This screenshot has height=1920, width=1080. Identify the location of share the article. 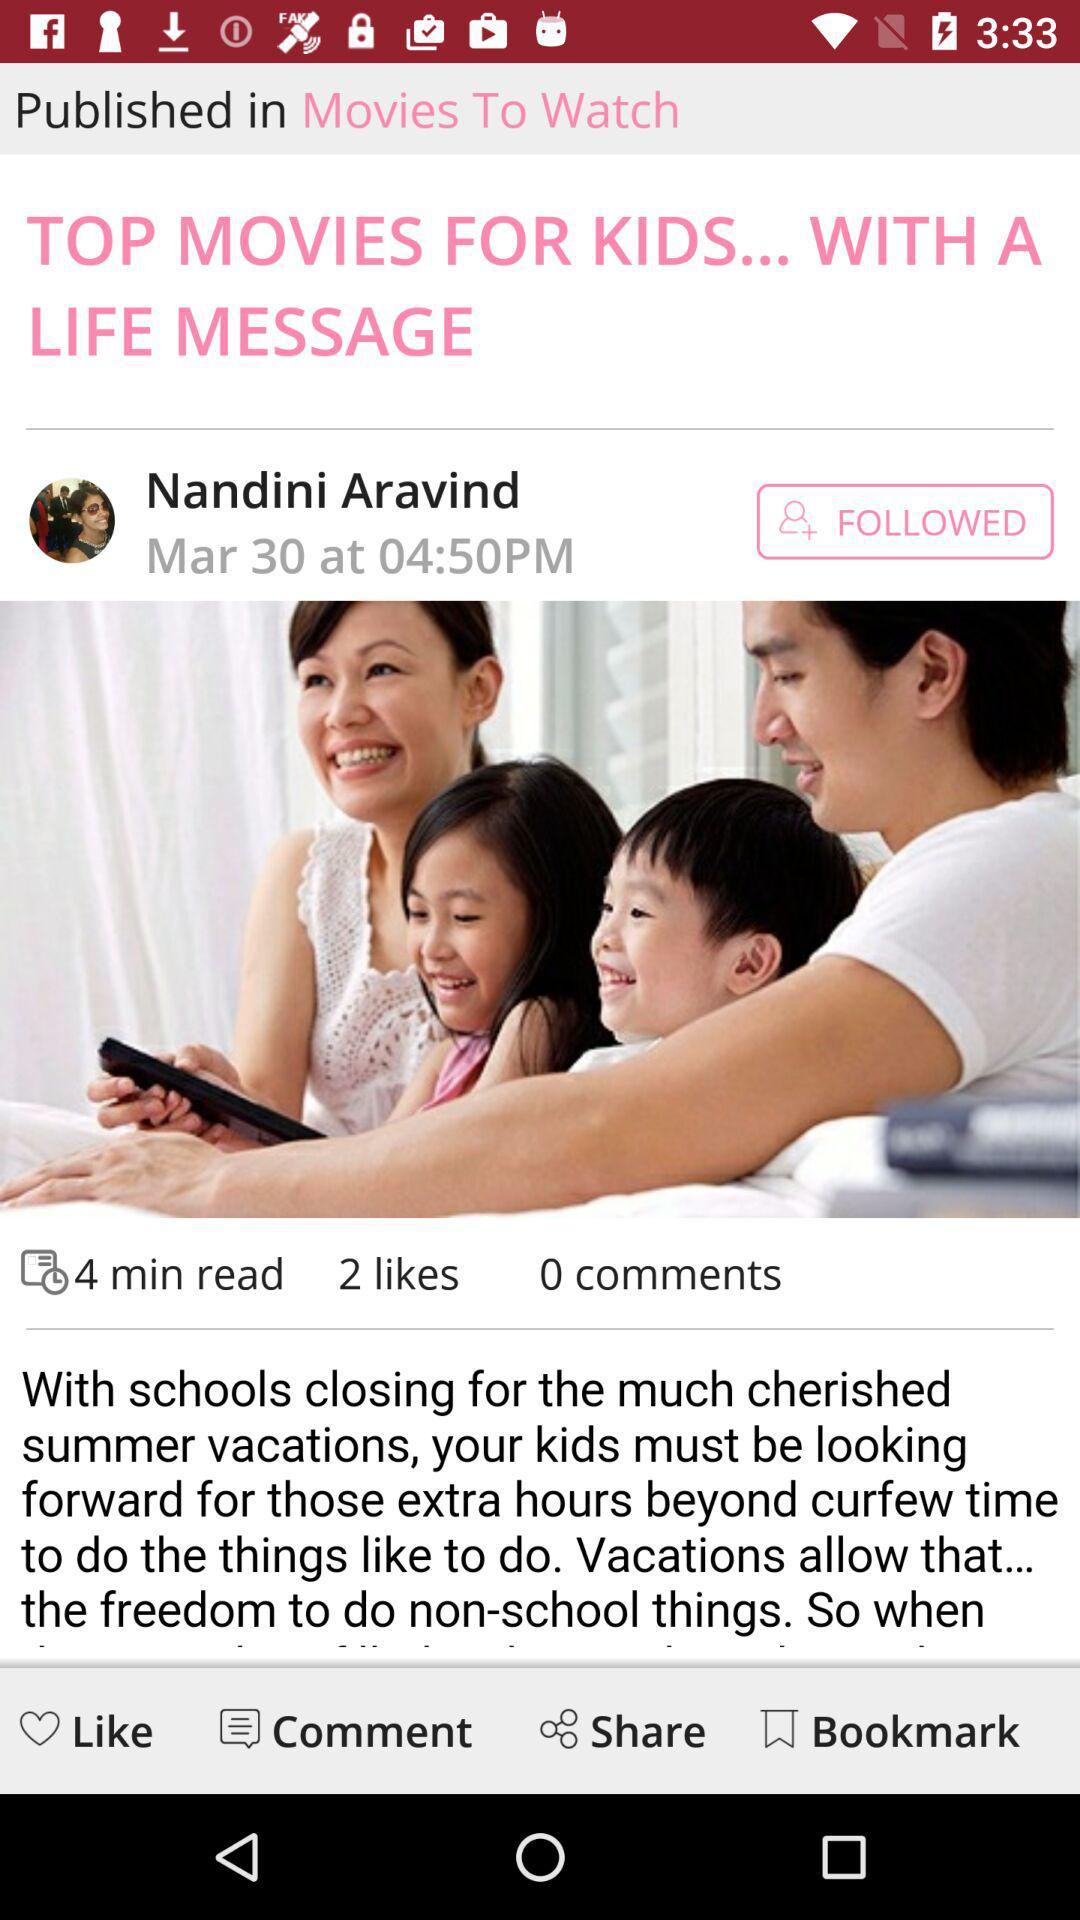
(558, 1727).